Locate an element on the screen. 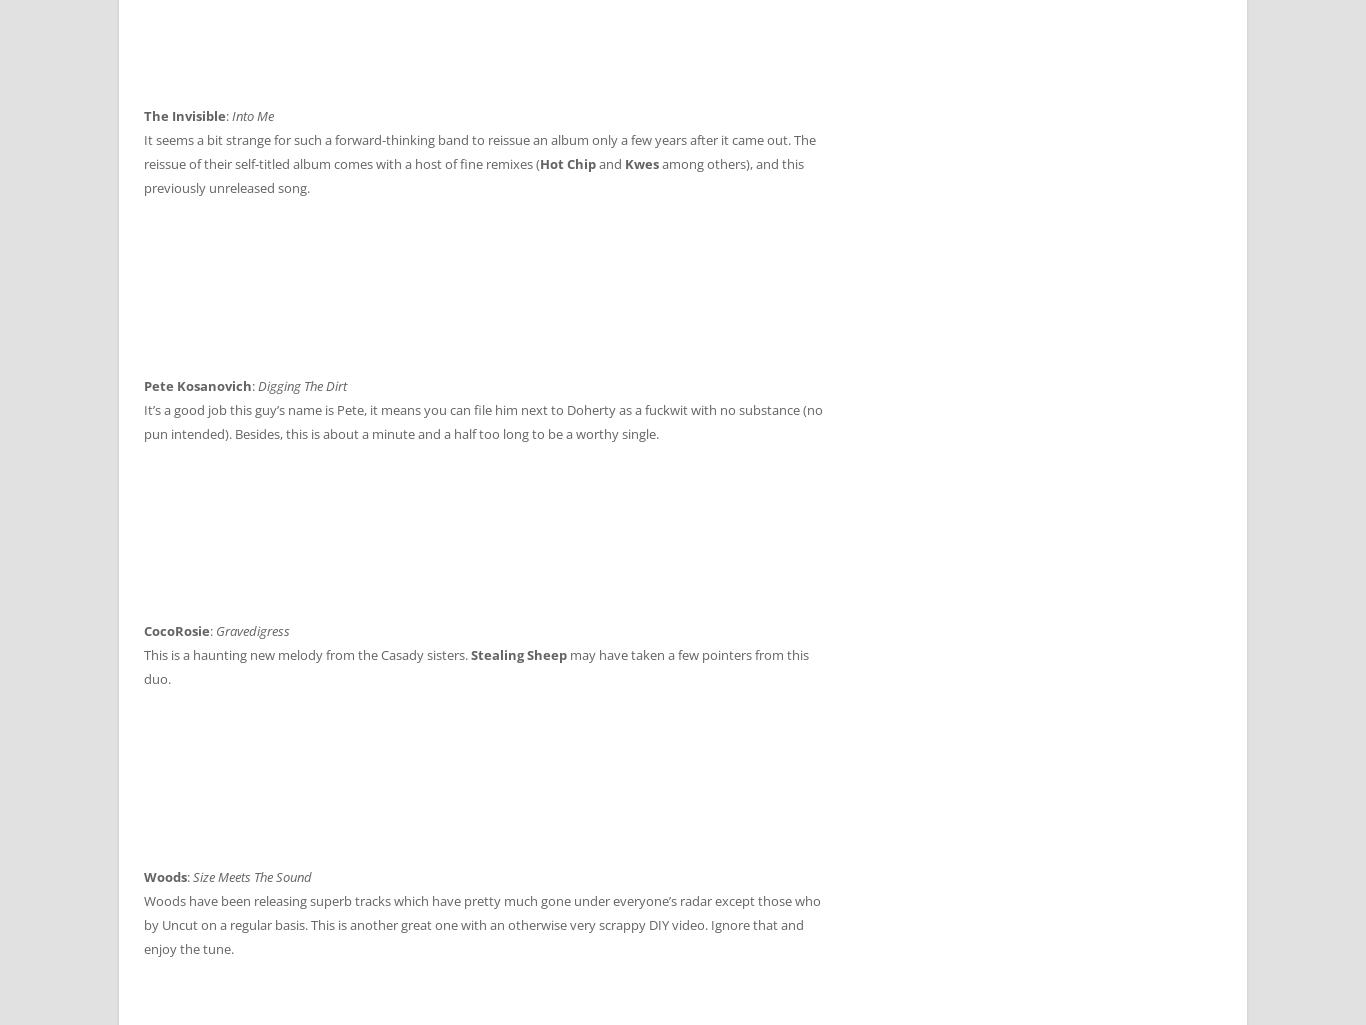  'may have taken a few pointers from this duo.' is located at coordinates (476, 666).